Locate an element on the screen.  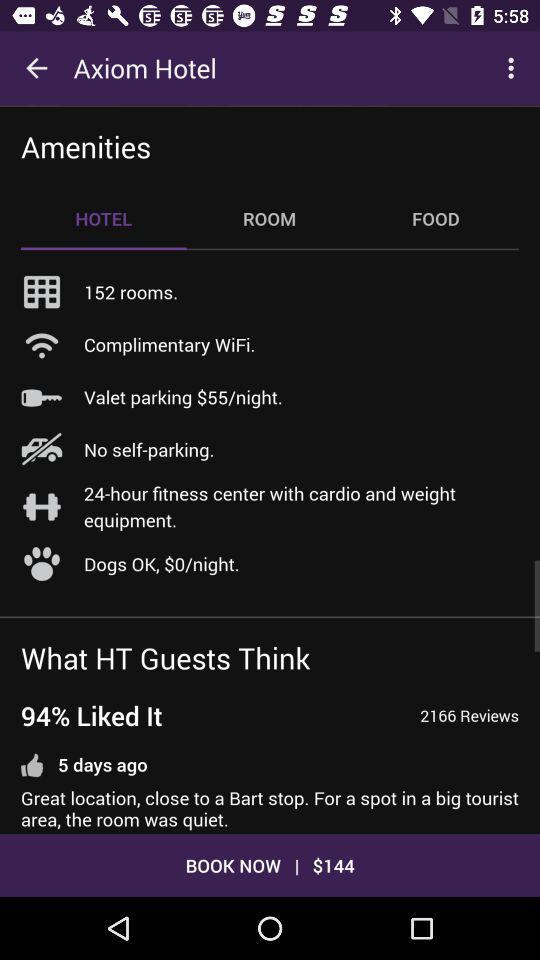
the icon above the valet parking 55 is located at coordinates (168, 344).